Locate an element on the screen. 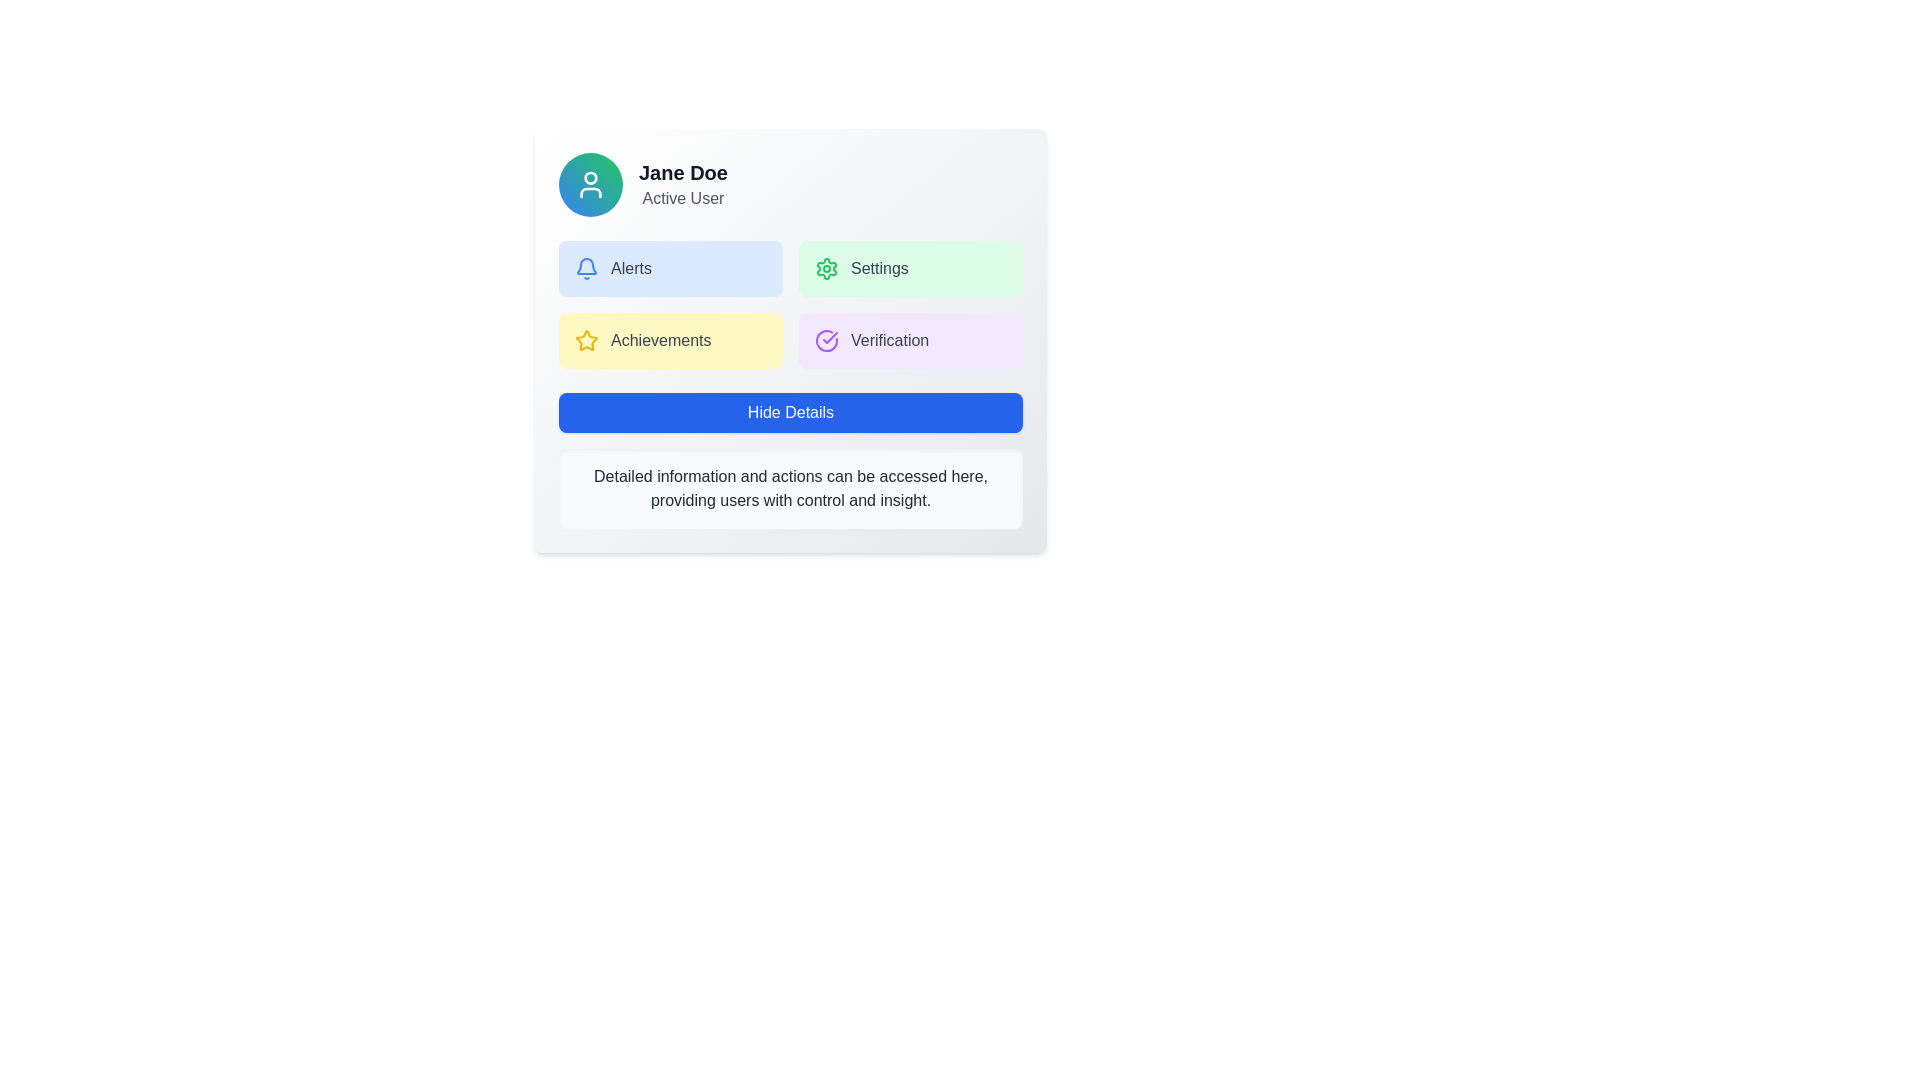  the label indicating active user status, which is positioned immediately below the text 'Jane Doe' in the user profile card layout is located at coordinates (683, 199).